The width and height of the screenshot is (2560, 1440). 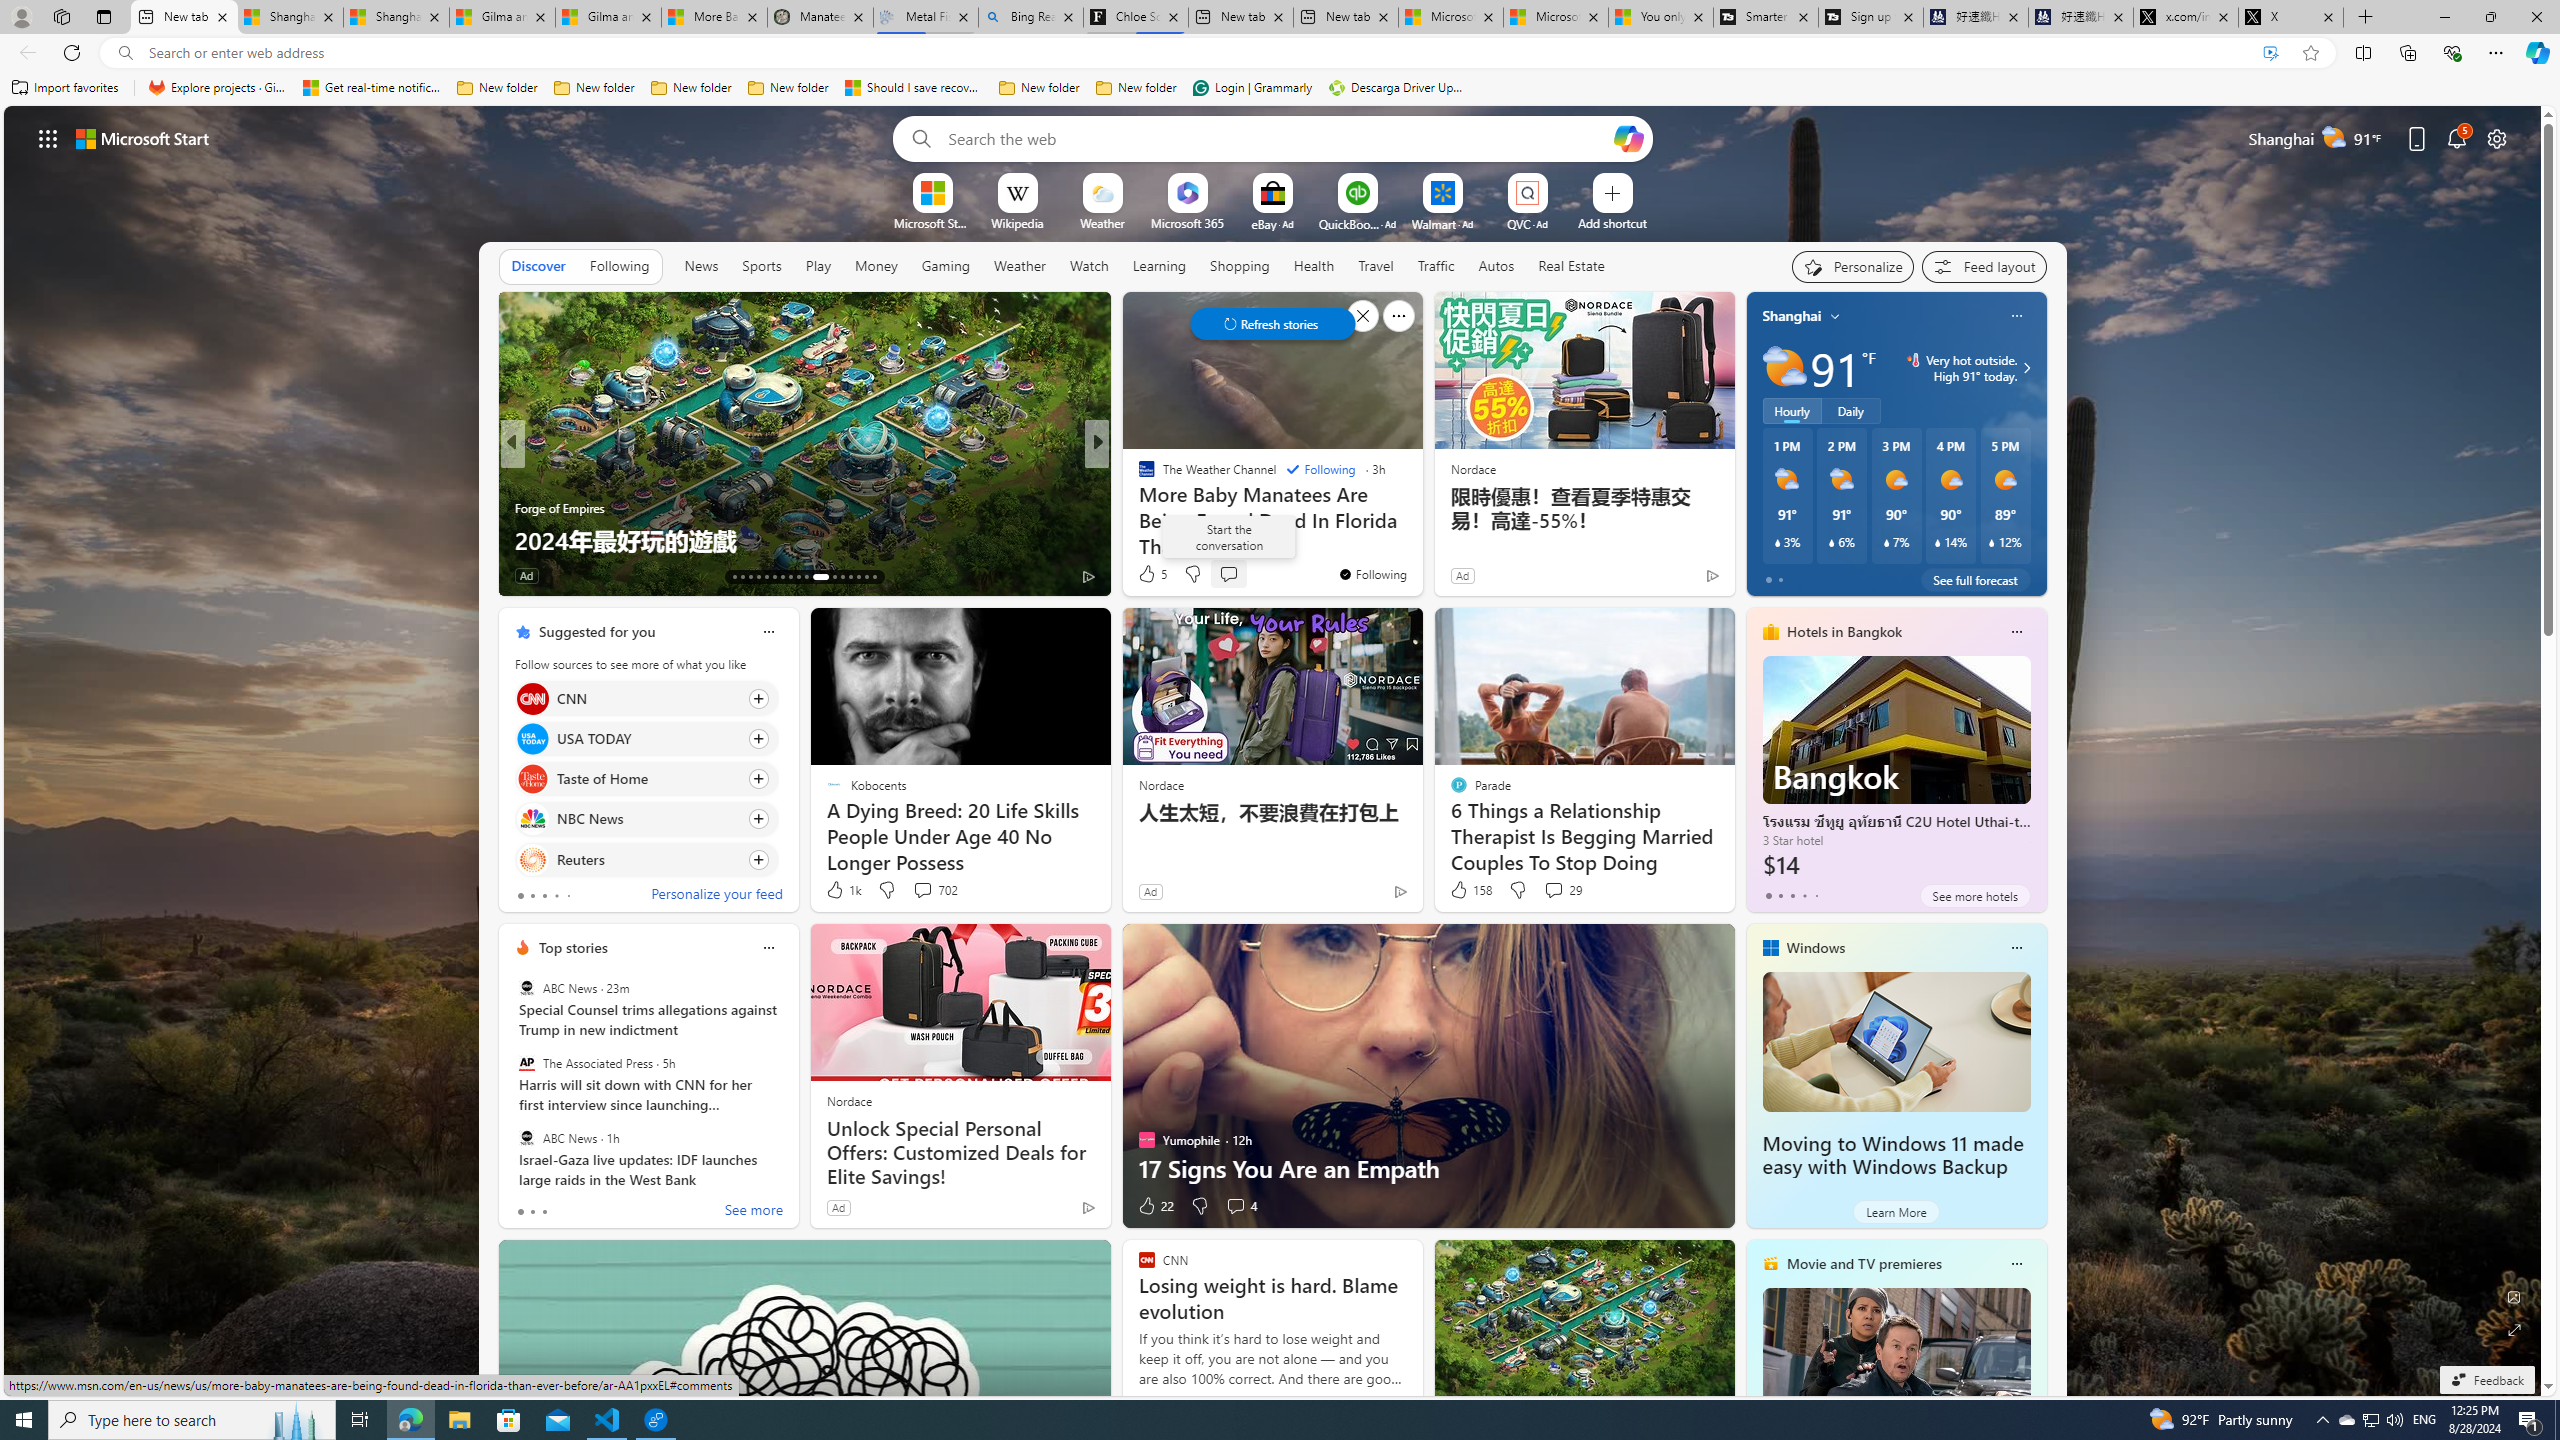 I want to click on 'Click to follow source USA TODAY', so click(x=645, y=738).